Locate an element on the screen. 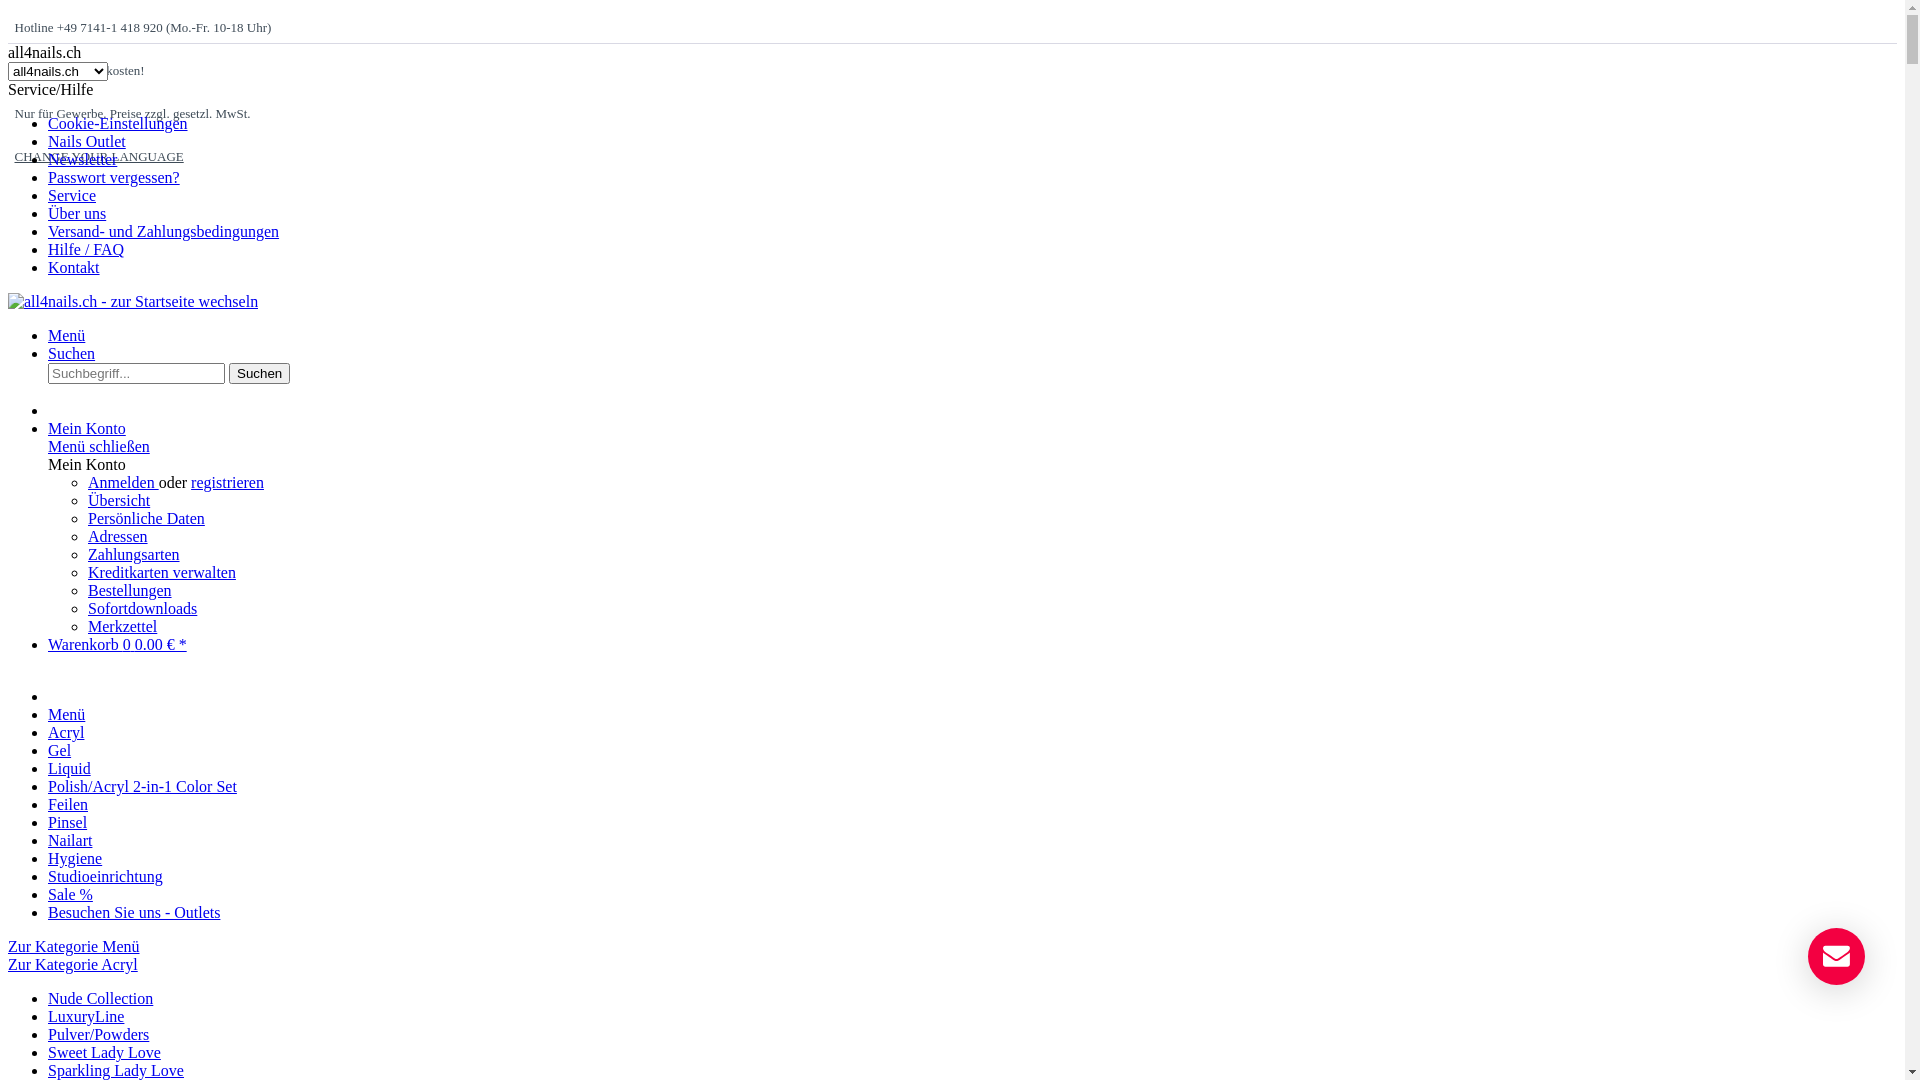 Image resolution: width=1920 pixels, height=1080 pixels. 'Sweet Lady Love' is located at coordinates (103, 1051).